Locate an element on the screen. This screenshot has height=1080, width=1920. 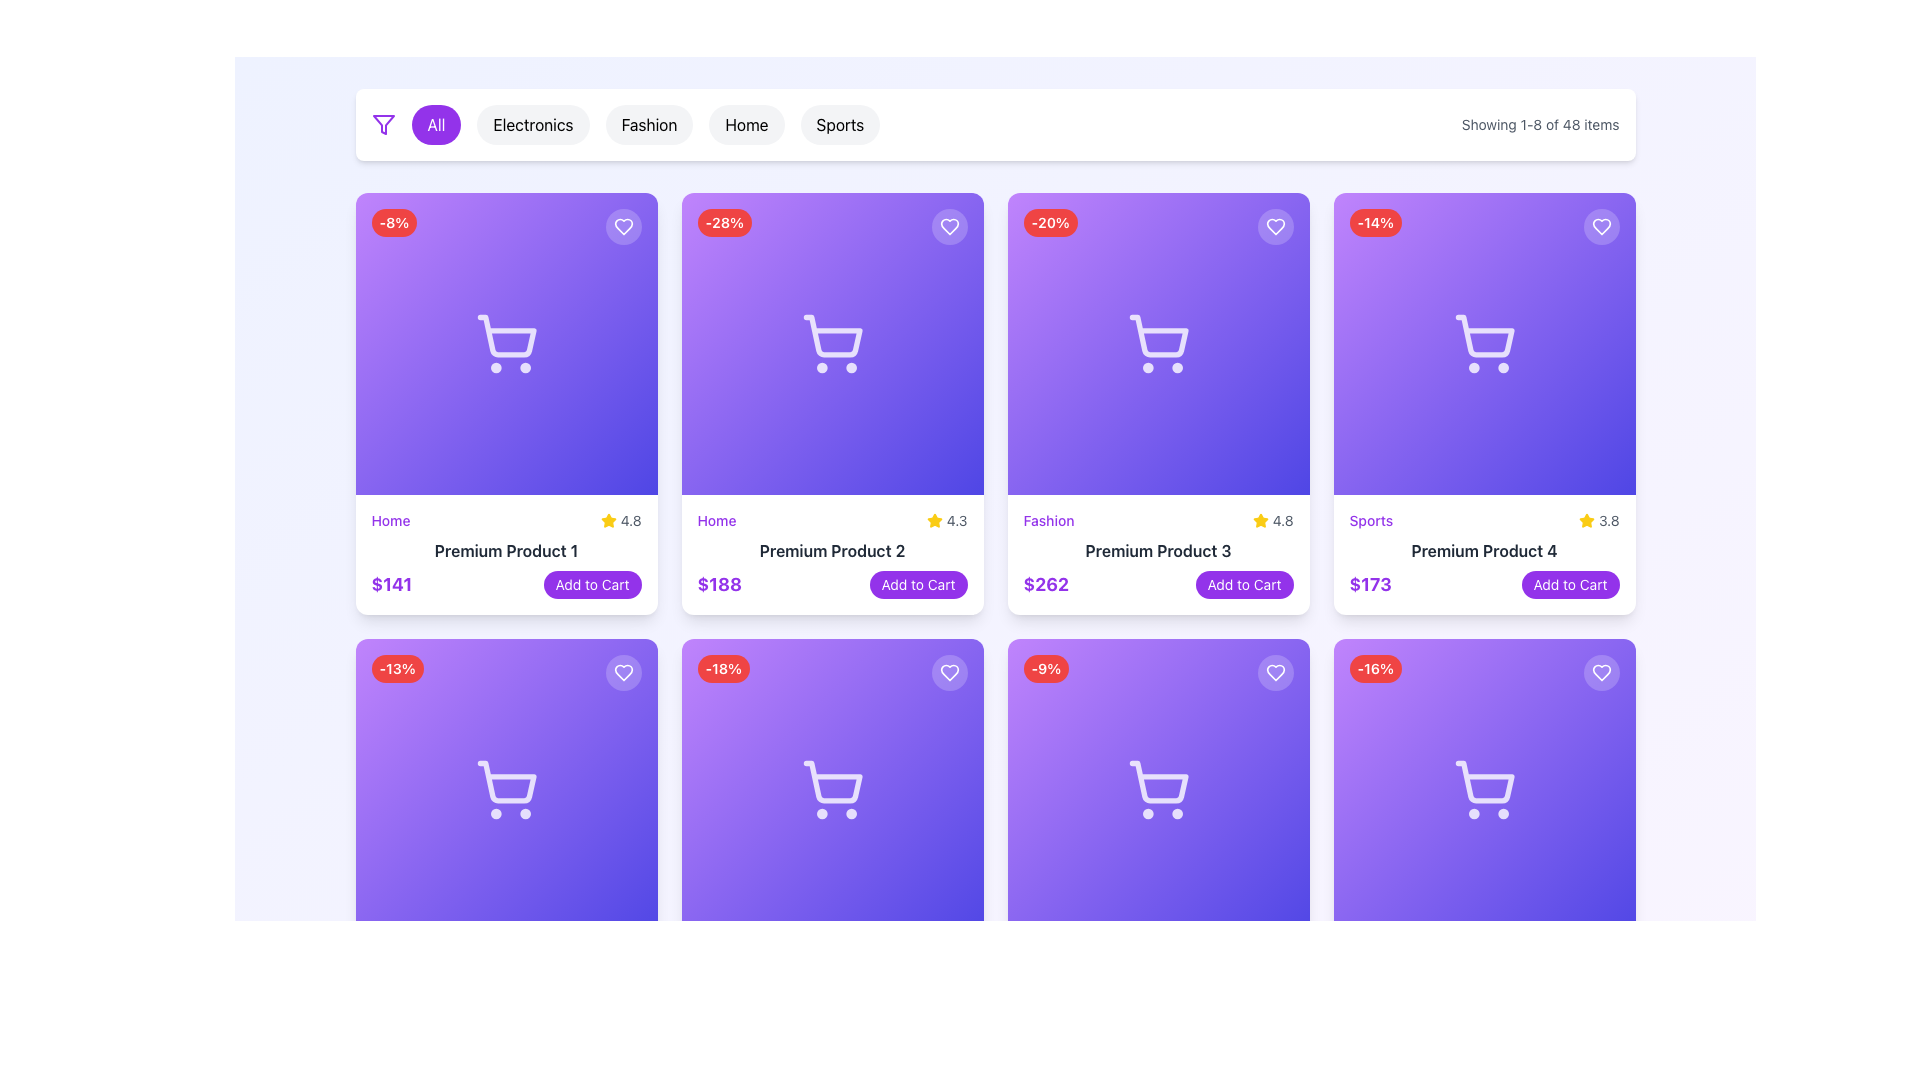
the red badge with white text reading '-8%' located in the top-left corner of the 'Premium Product 1' card is located at coordinates (394, 223).